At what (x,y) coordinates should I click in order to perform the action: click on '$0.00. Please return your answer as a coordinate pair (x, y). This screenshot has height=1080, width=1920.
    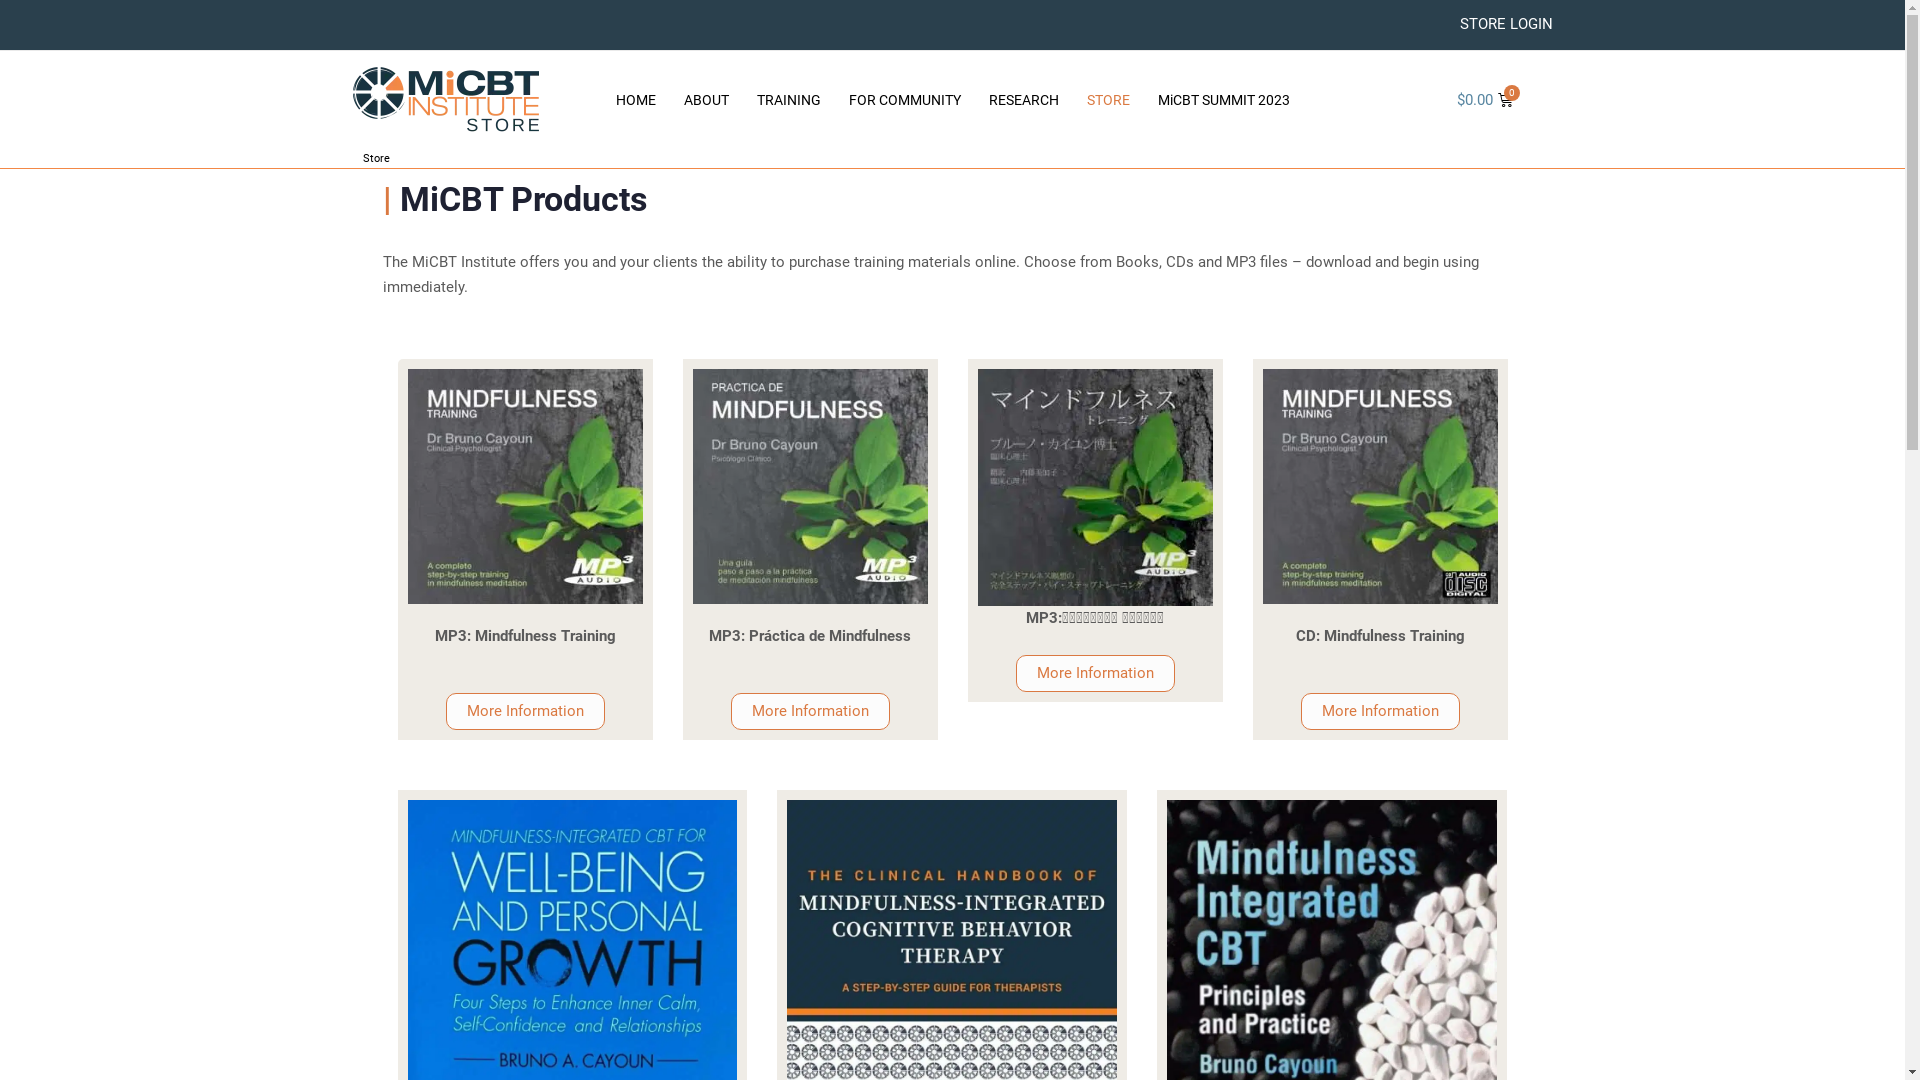
    Looking at the image, I should click on (1484, 100).